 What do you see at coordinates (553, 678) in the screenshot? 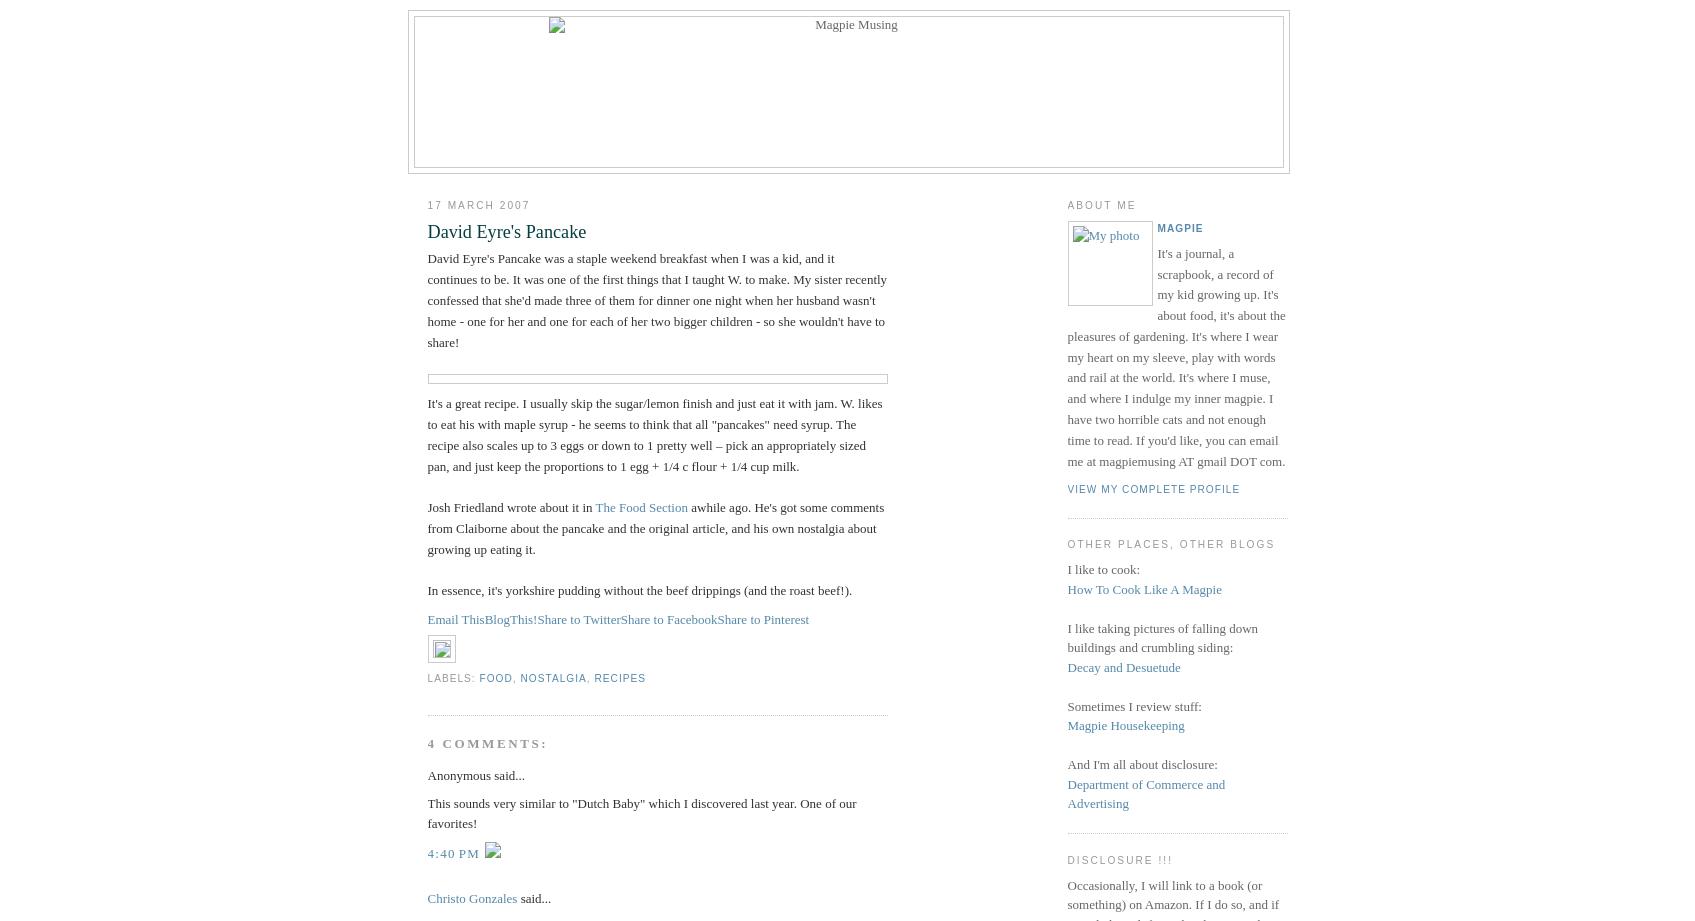
I see `'nostalgia'` at bounding box center [553, 678].